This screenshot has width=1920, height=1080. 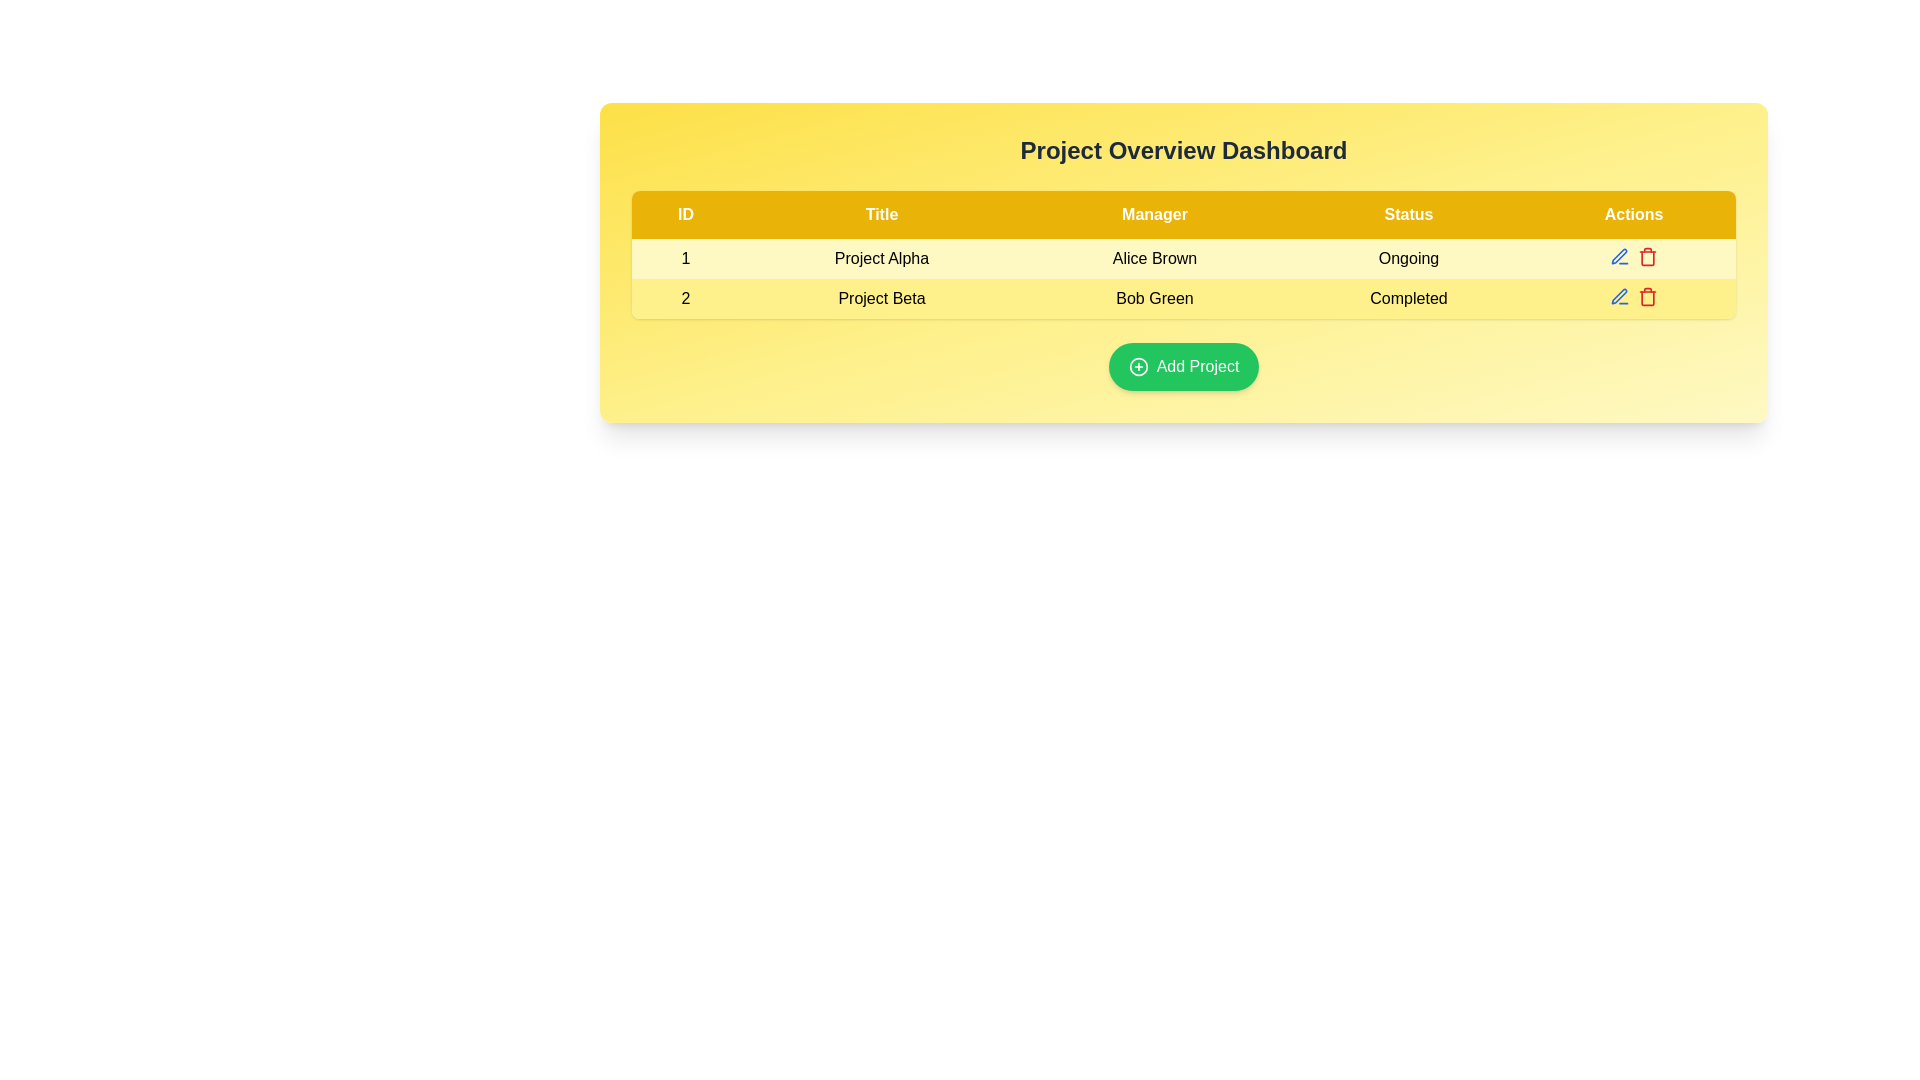 I want to click on the Edit button icon located in the 'Actions' column of the second row of a table within a card styled with a light yellow background to possibly display a tooltip, so click(x=1620, y=256).